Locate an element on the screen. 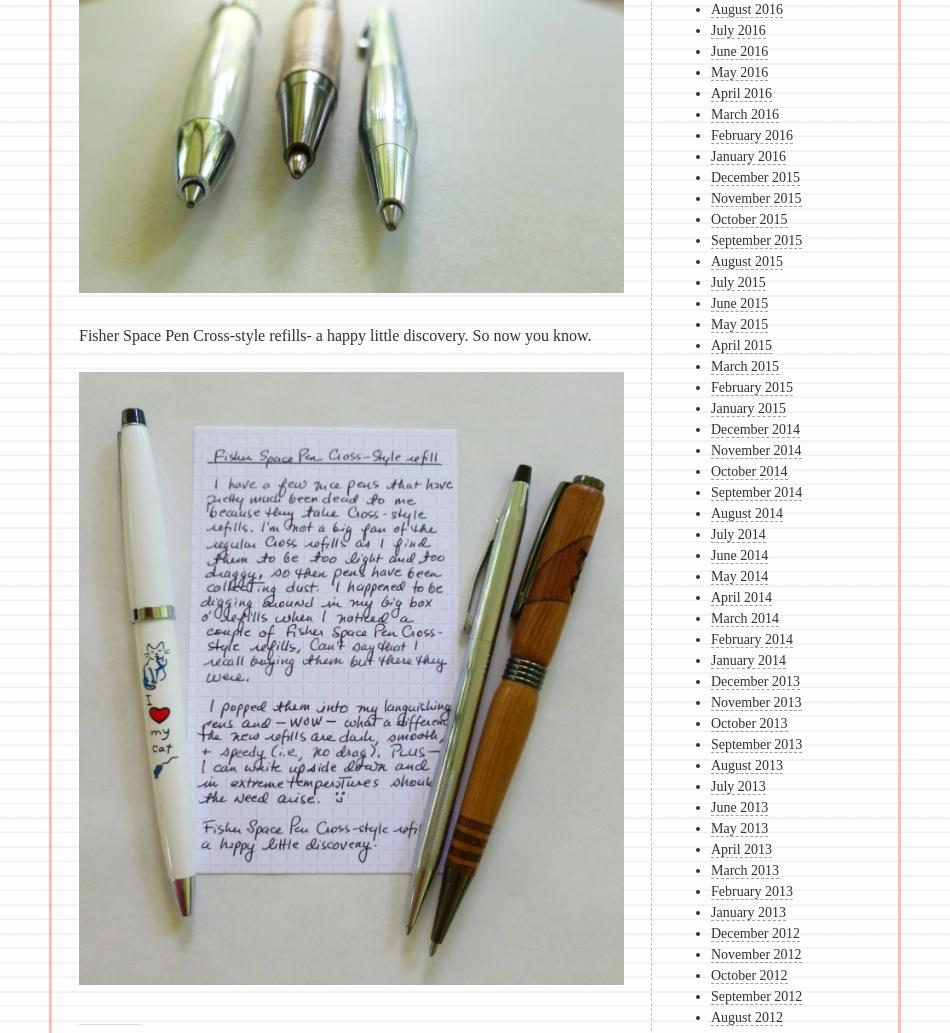 This screenshot has height=1033, width=950. 'July 2016' is located at coordinates (710, 30).